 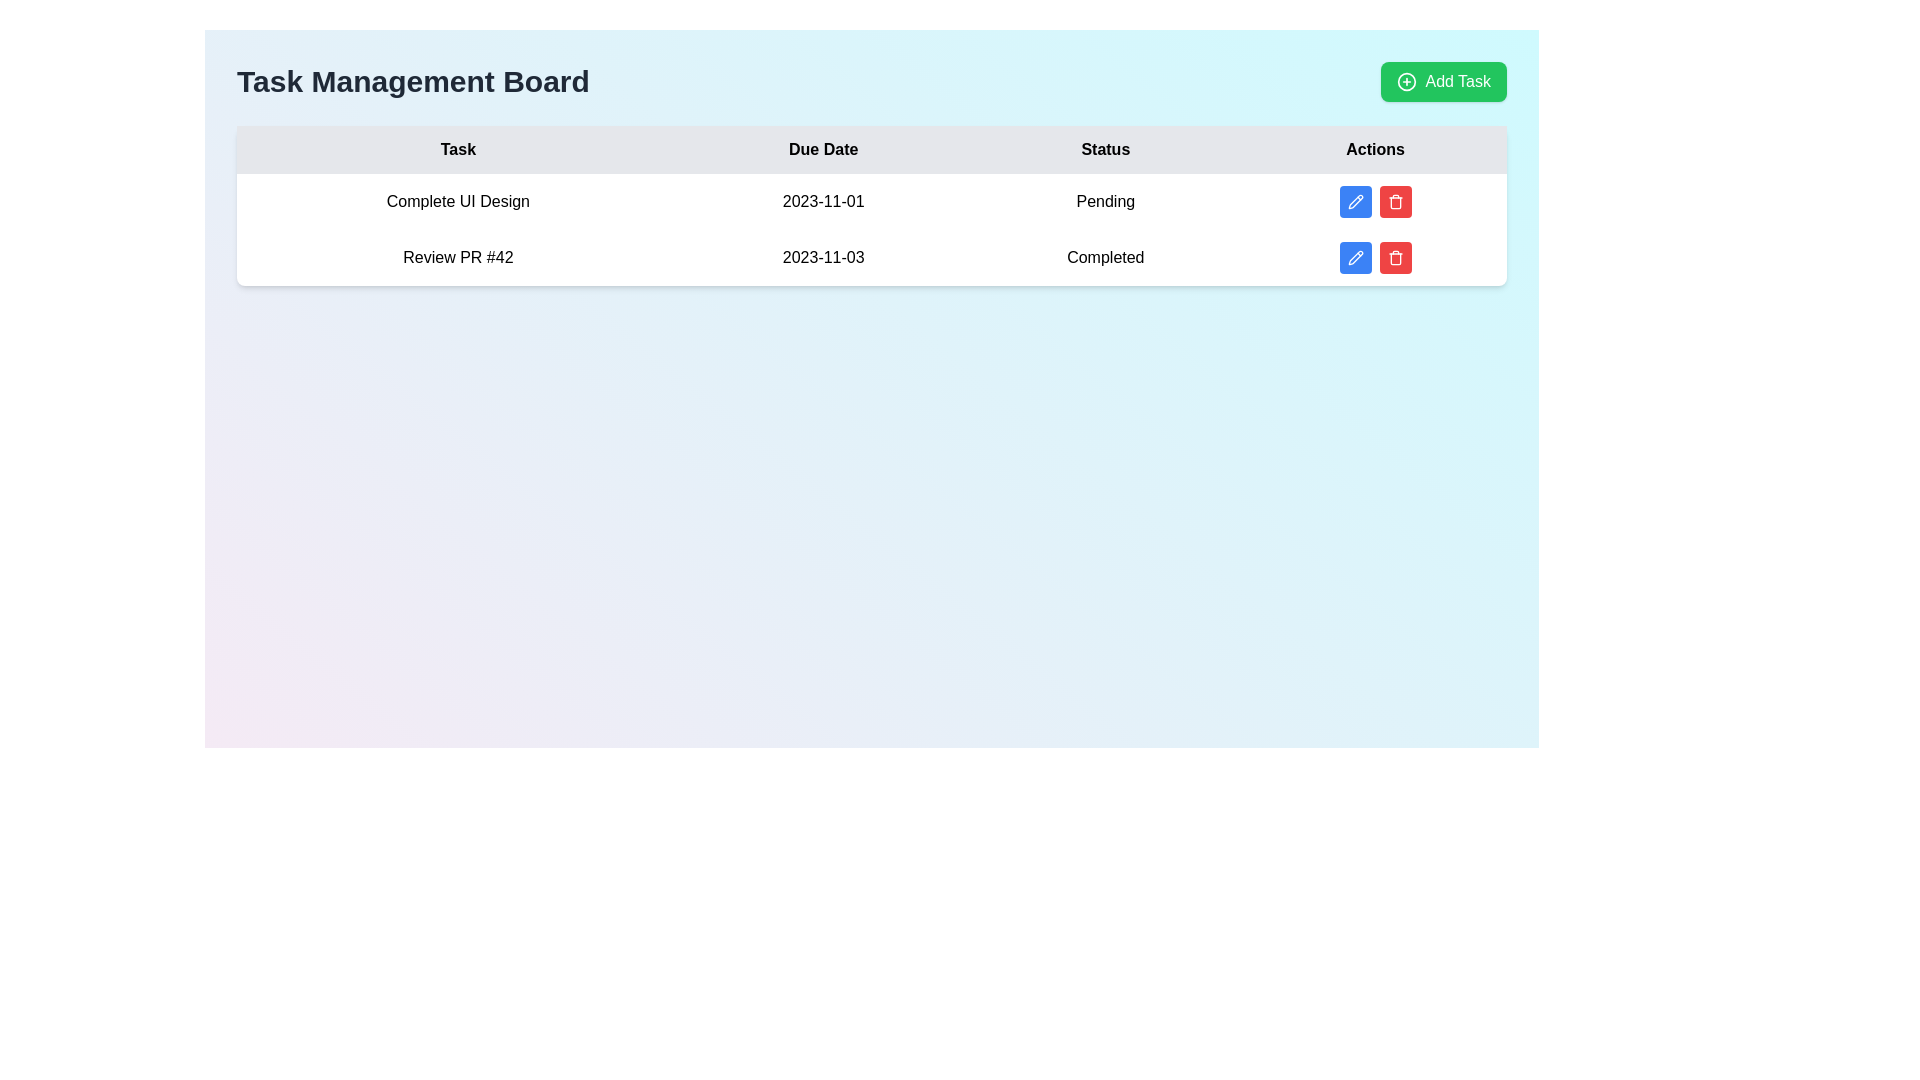 I want to click on the editing icon button located in the second row of the actions column of the task management board, so click(x=1355, y=257).